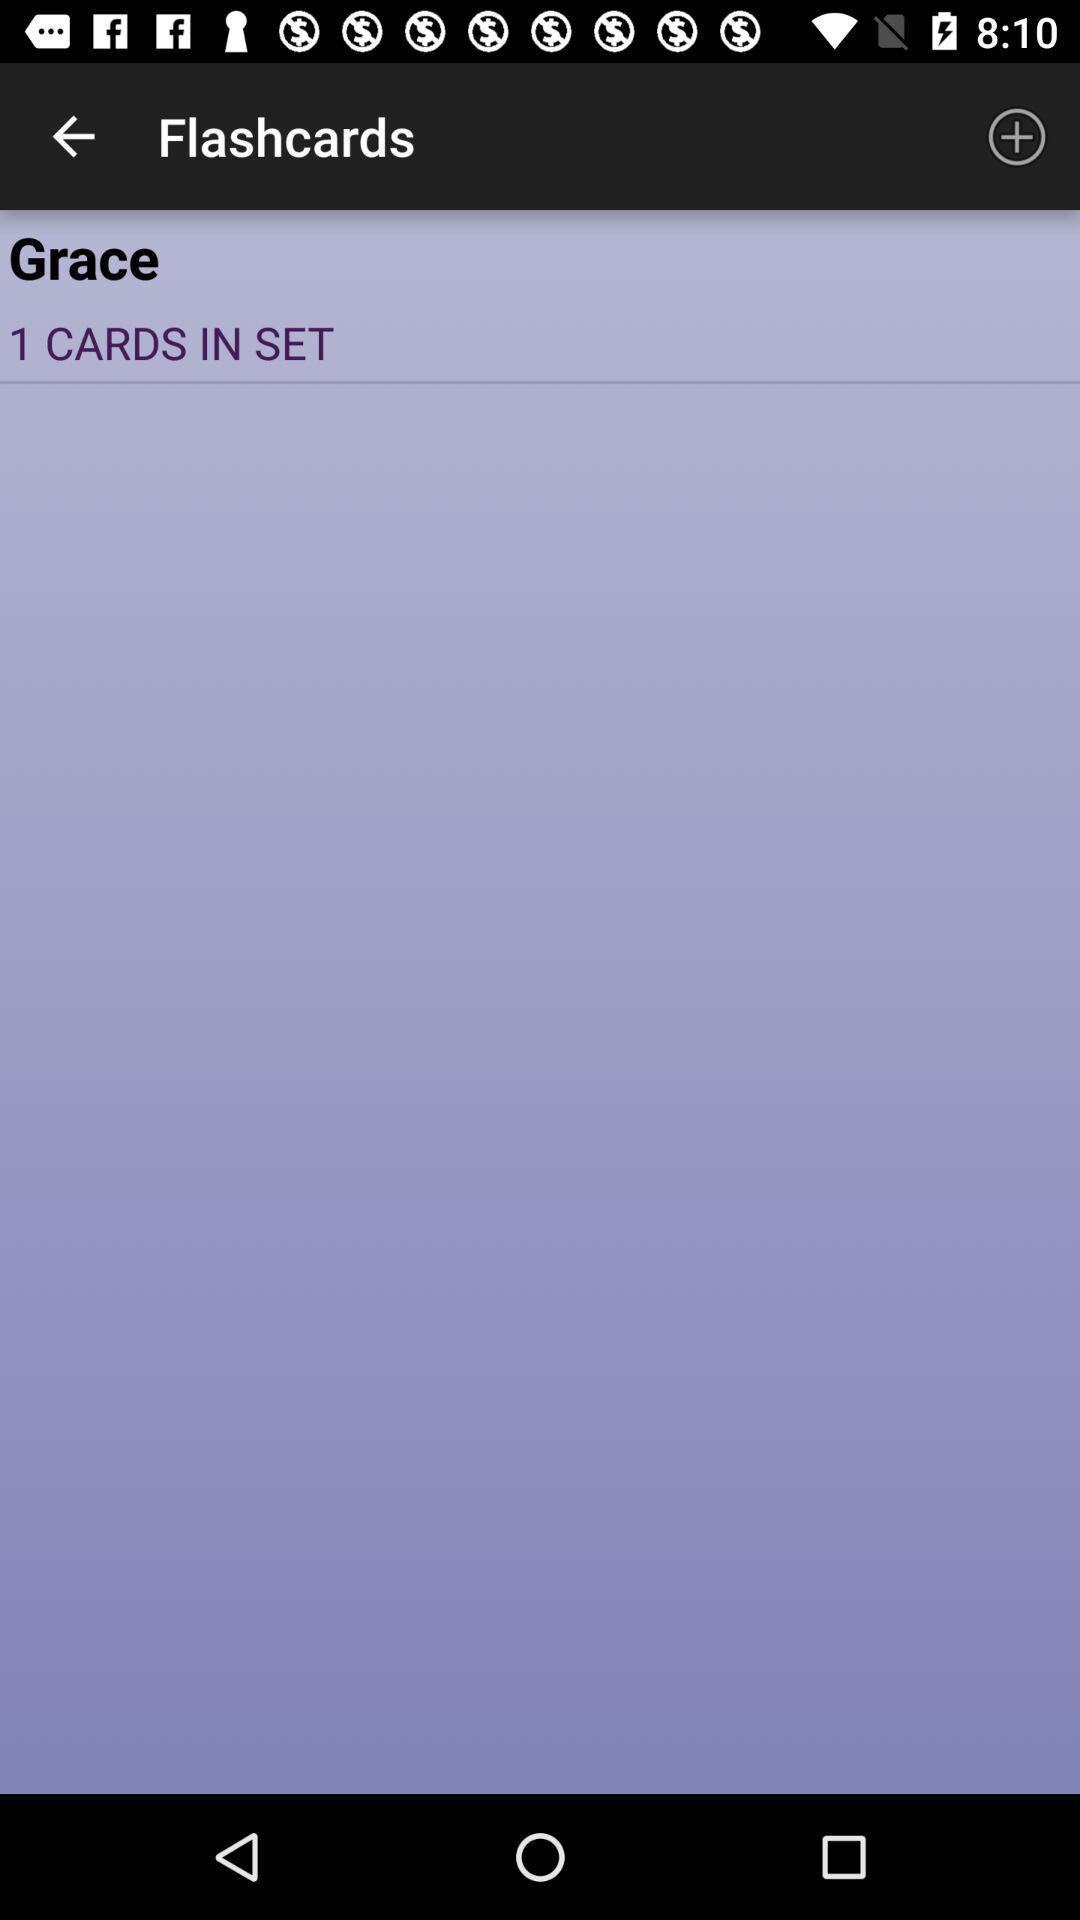  Describe the element at coordinates (1017, 135) in the screenshot. I see `the item at the top right corner` at that location.